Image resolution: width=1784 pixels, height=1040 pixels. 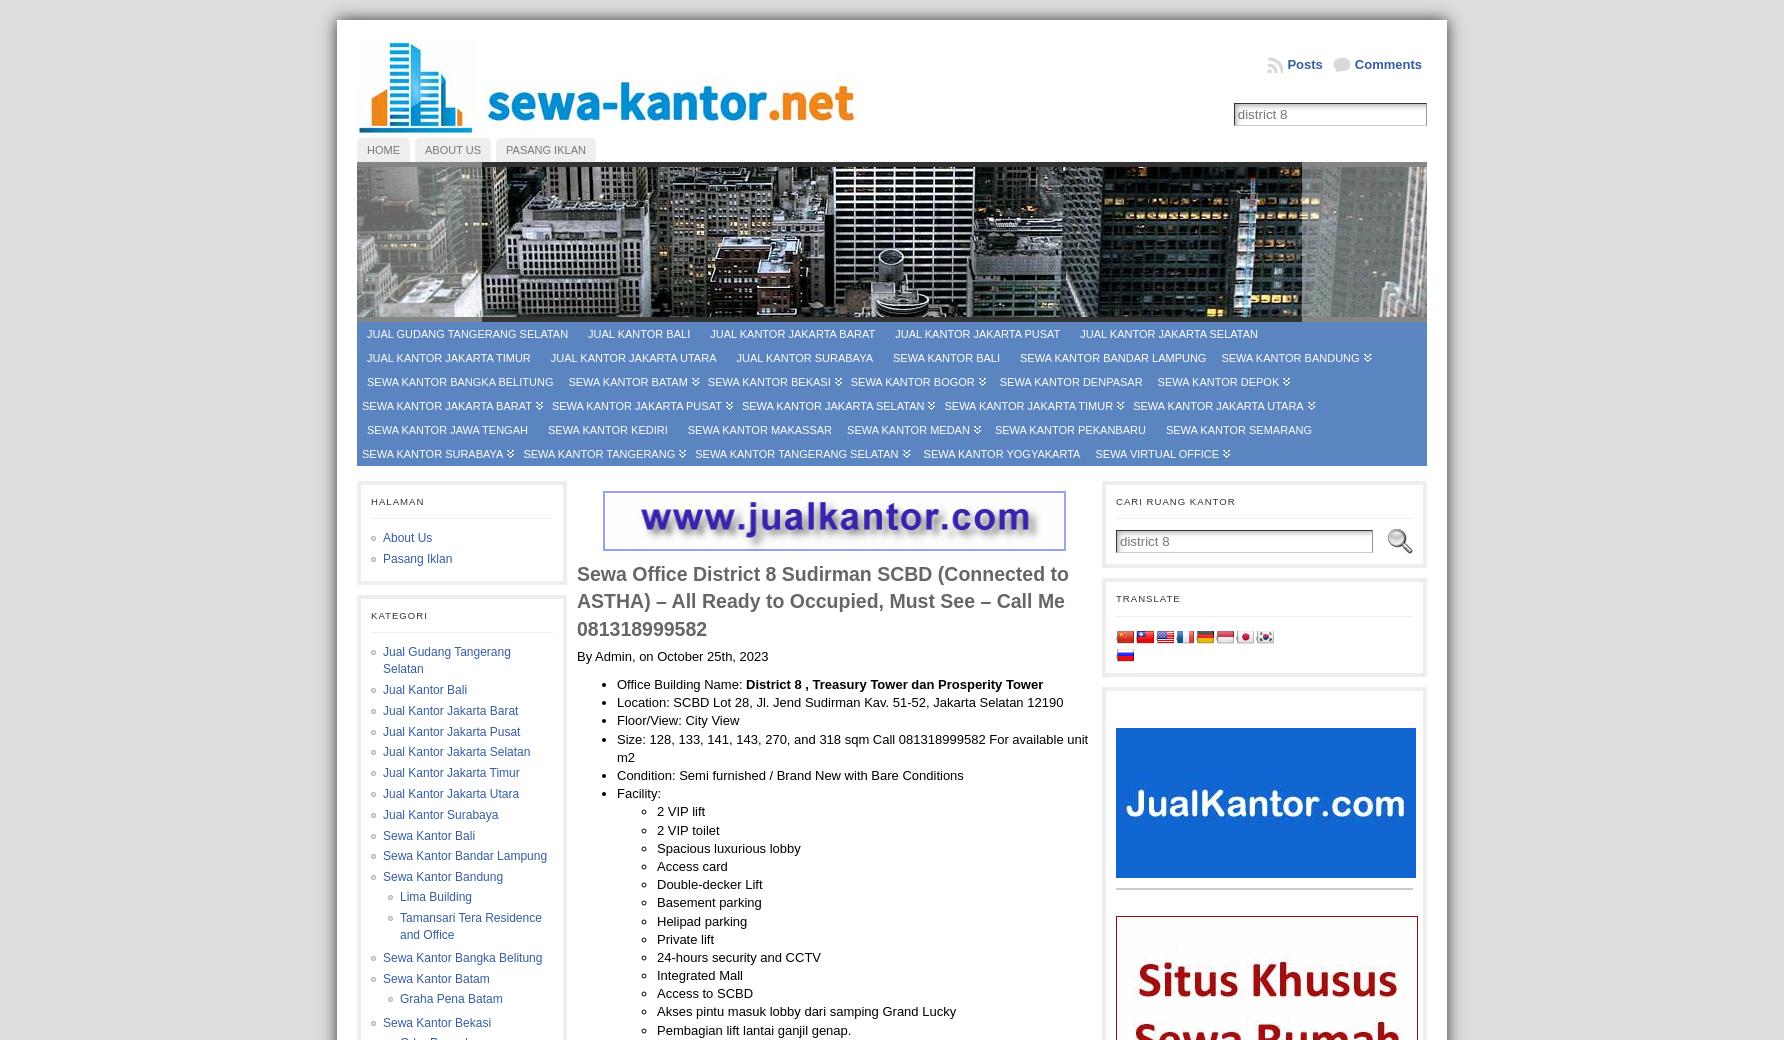 What do you see at coordinates (759, 430) in the screenshot?
I see `'Sewa Kantor Makassar'` at bounding box center [759, 430].